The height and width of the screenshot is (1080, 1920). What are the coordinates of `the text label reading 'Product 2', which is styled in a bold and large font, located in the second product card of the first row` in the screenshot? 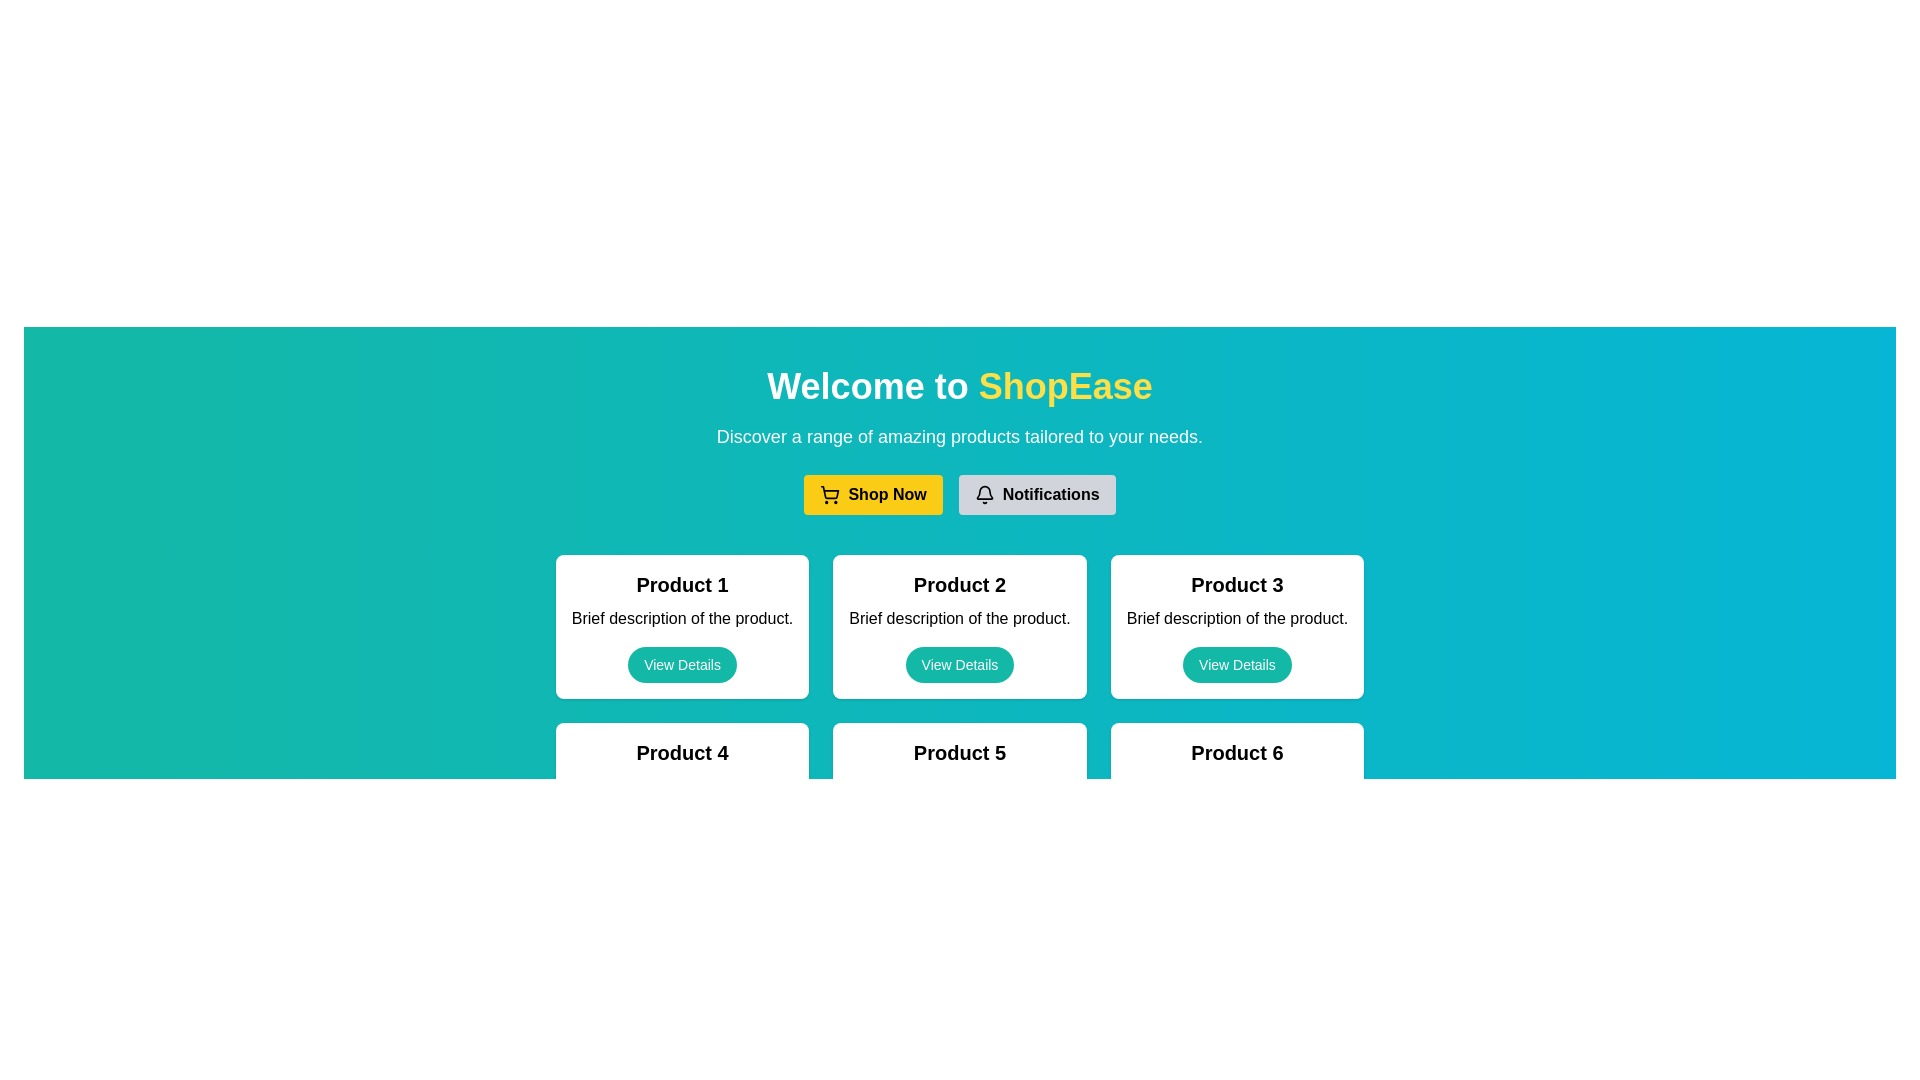 It's located at (960, 585).